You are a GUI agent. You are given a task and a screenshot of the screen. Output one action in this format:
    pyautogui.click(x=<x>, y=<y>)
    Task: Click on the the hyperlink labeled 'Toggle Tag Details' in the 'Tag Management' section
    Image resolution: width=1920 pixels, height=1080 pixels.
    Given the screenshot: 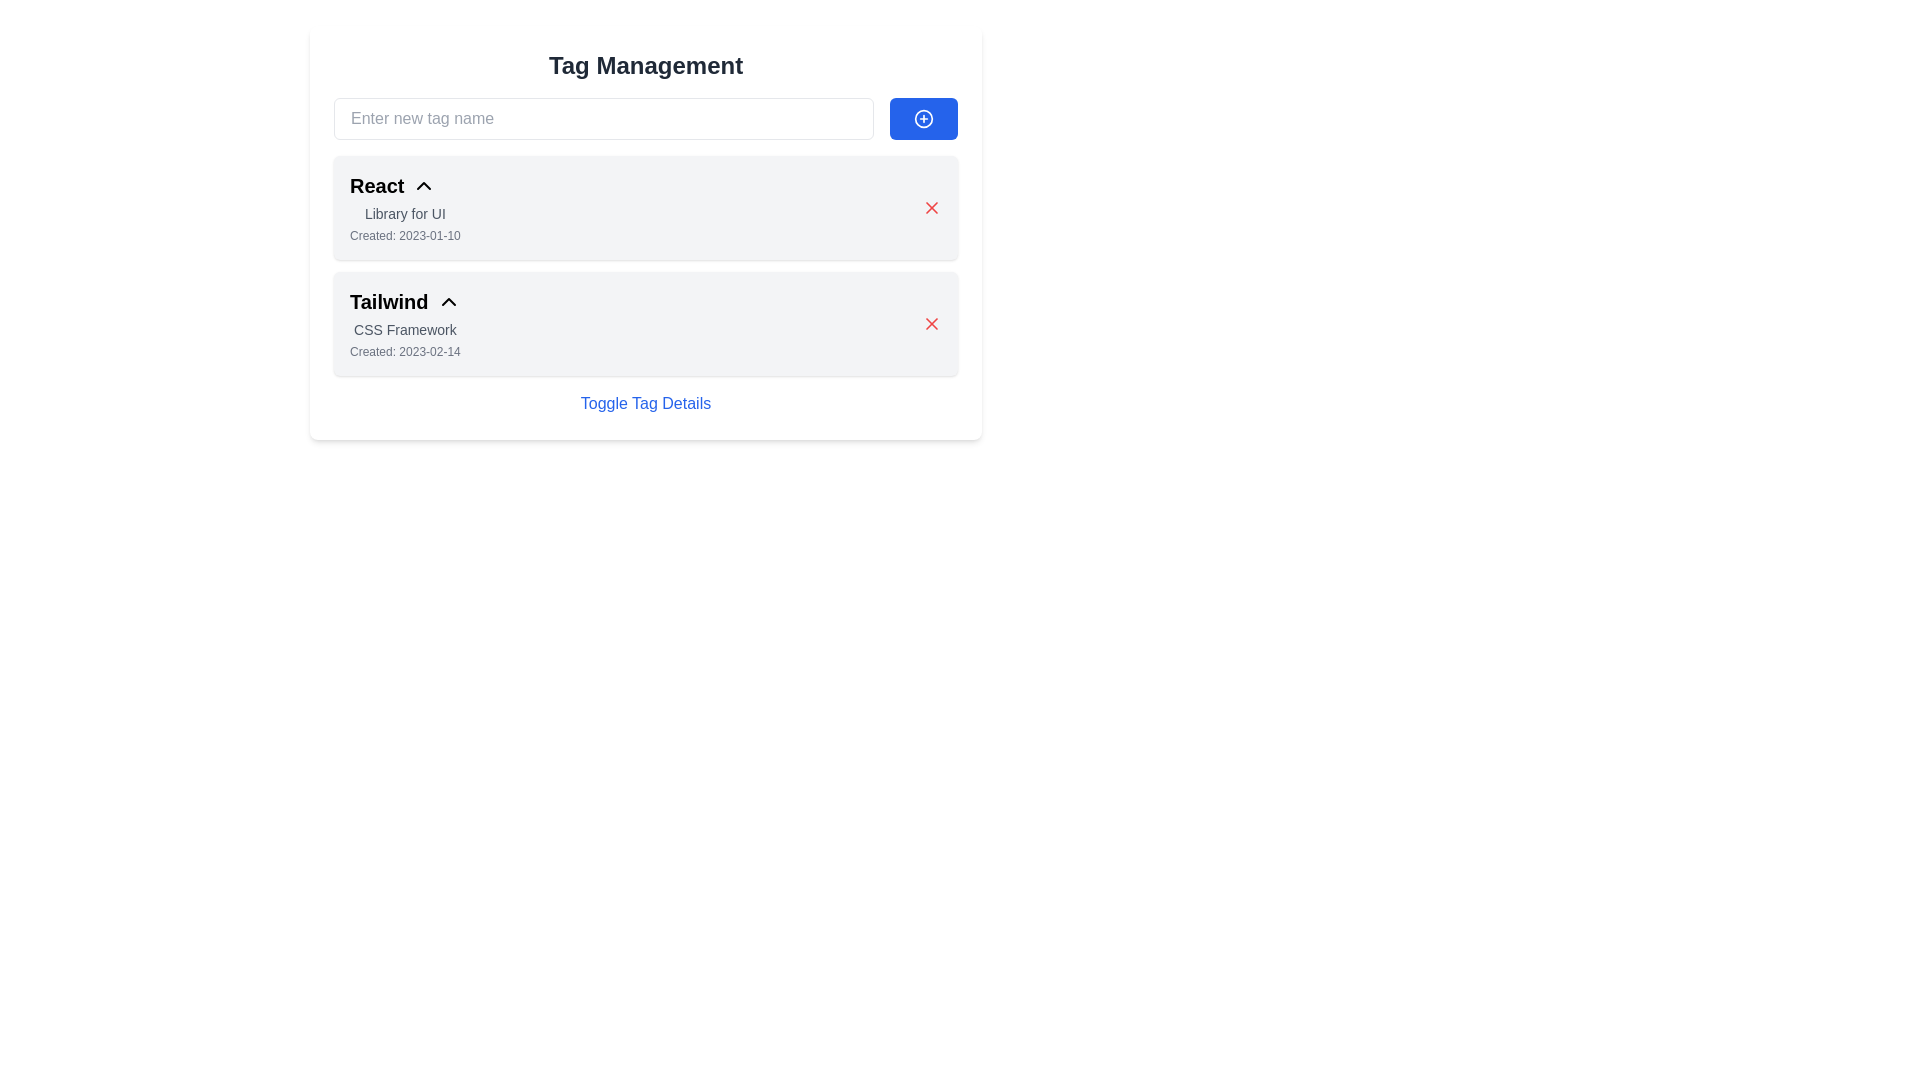 What is the action you would take?
    pyautogui.click(x=646, y=404)
    